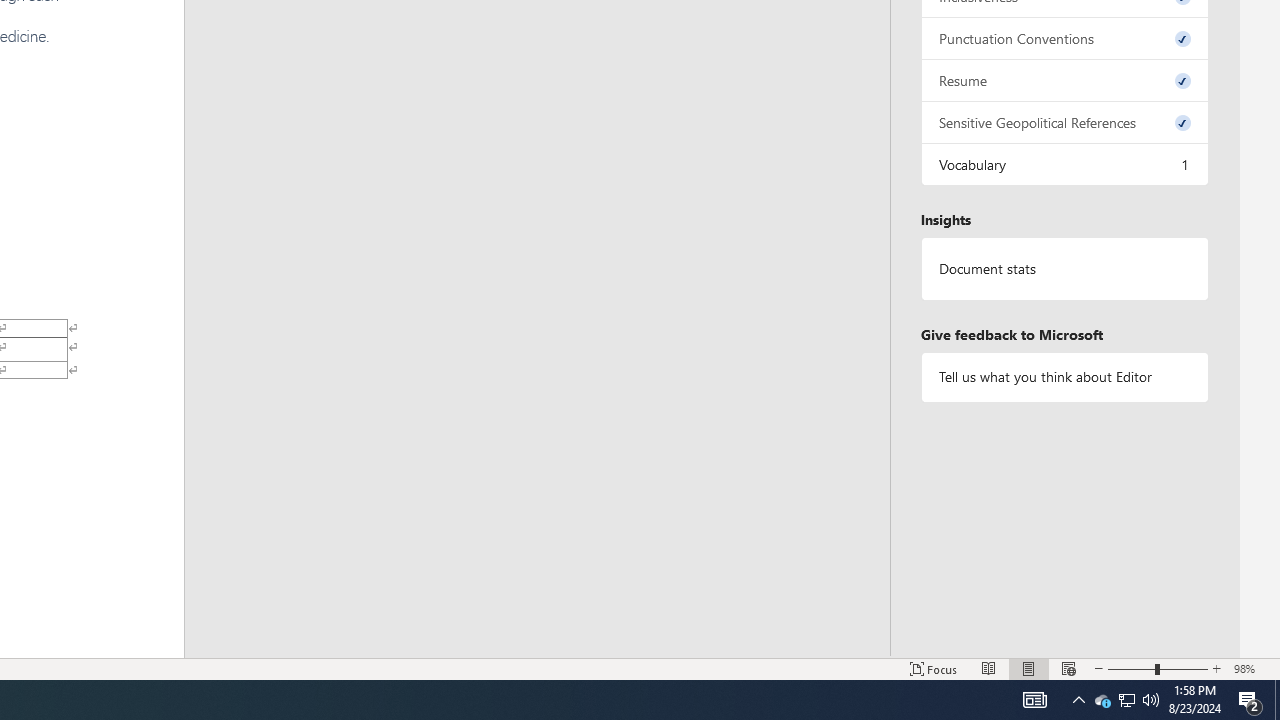  What do you see at coordinates (933, 669) in the screenshot?
I see `'Focus '` at bounding box center [933, 669].